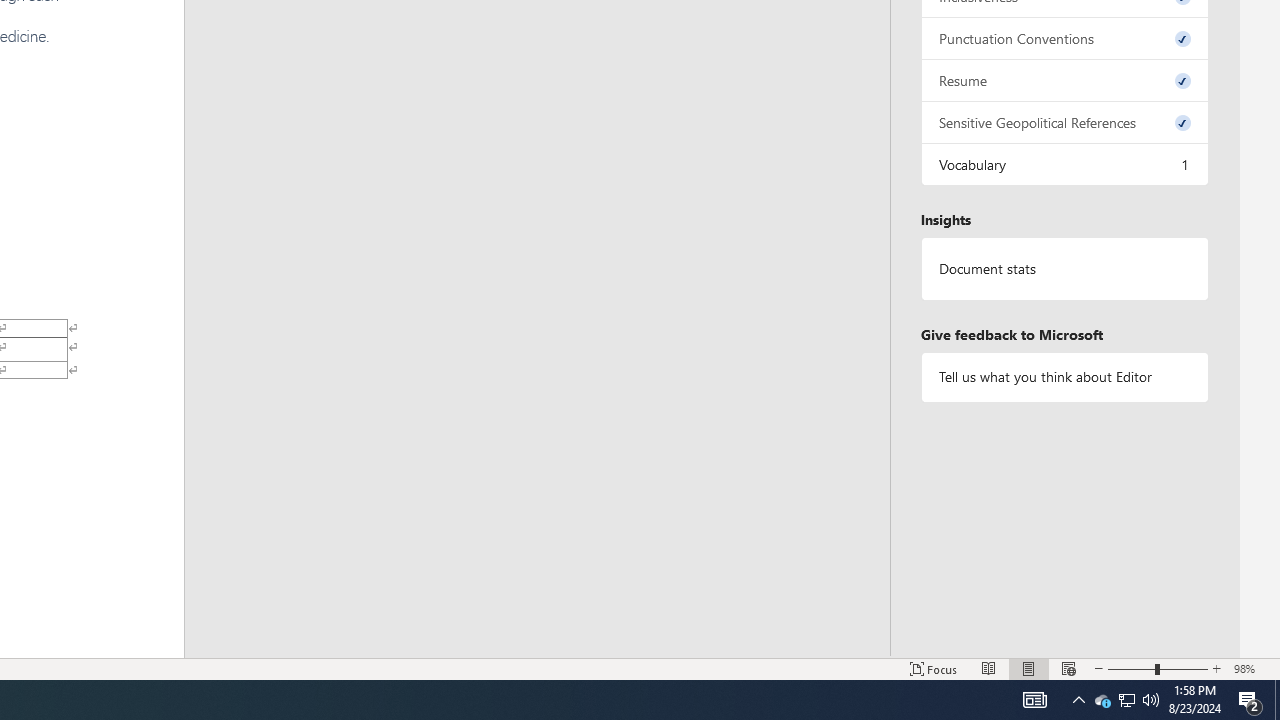  What do you see at coordinates (933, 669) in the screenshot?
I see `'Focus '` at bounding box center [933, 669].